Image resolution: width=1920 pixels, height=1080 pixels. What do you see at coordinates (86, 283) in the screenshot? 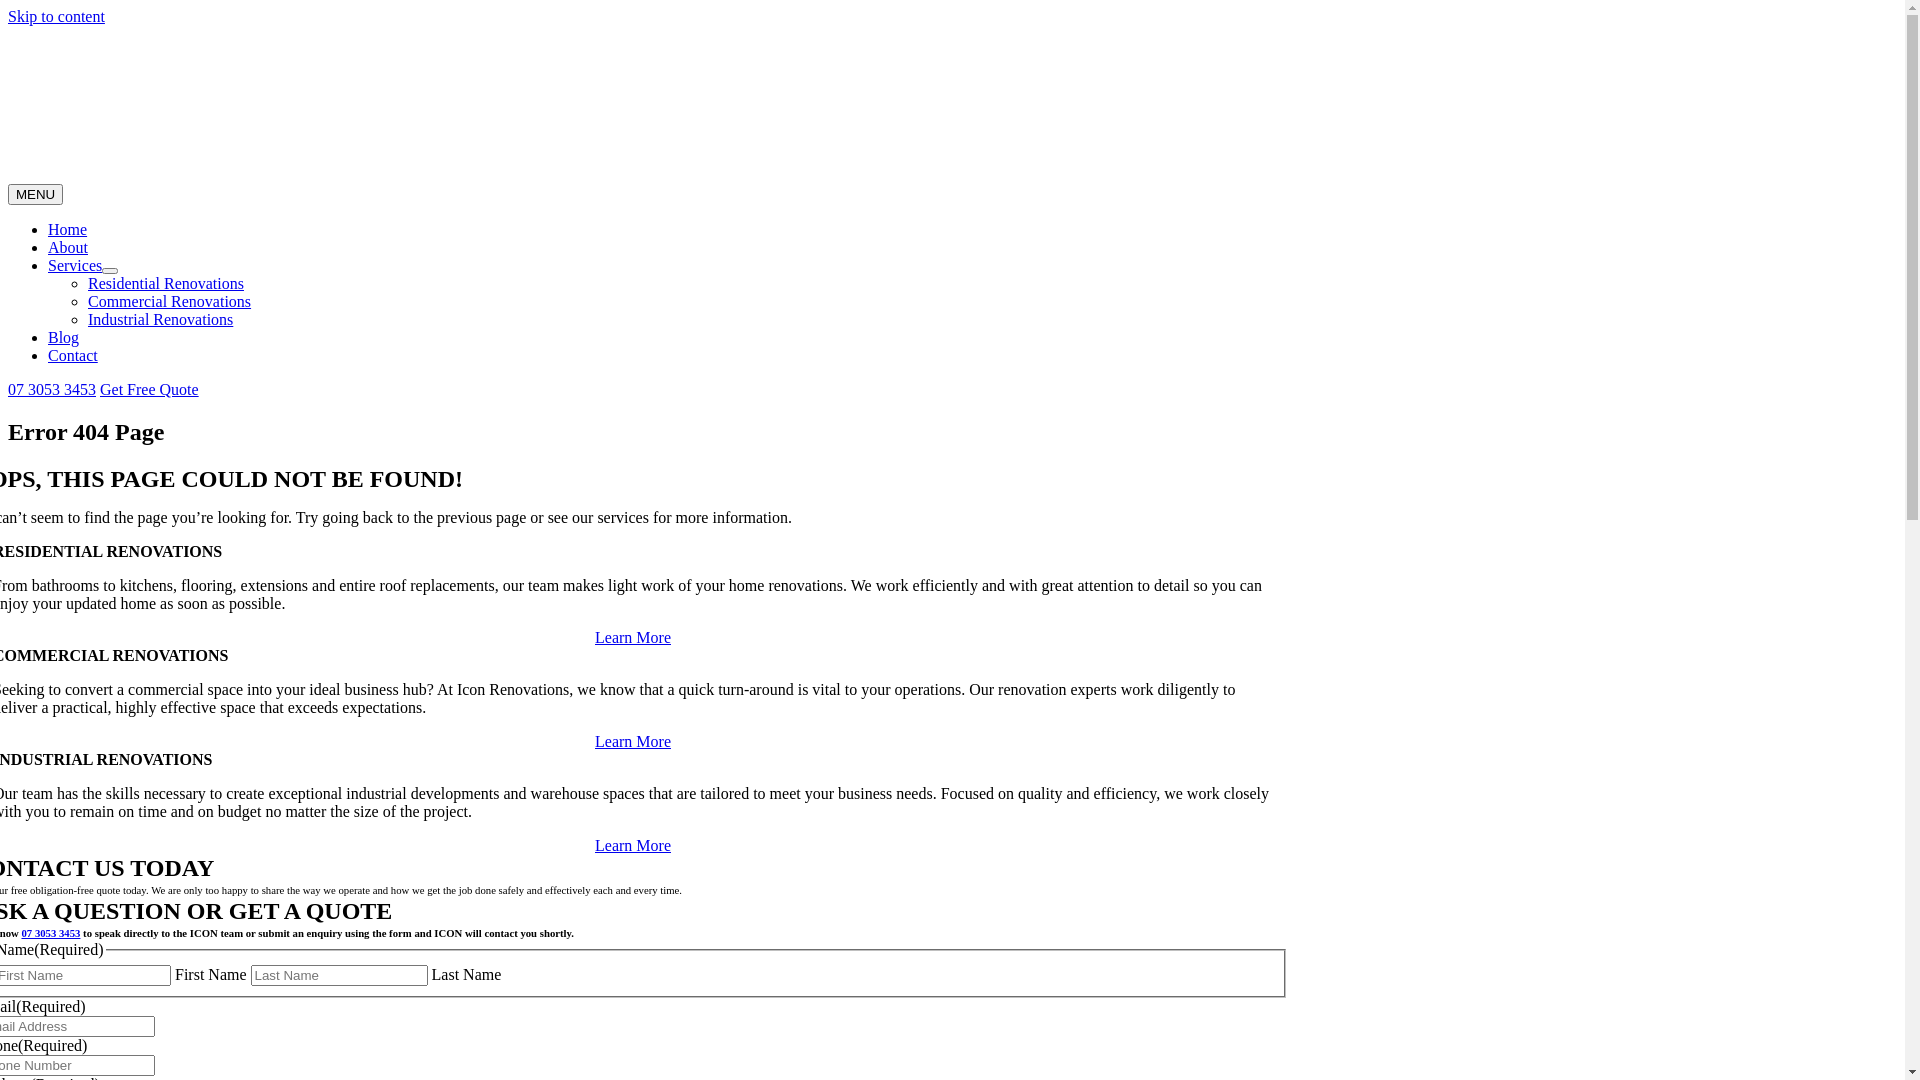
I see `'Residential Renovations'` at bounding box center [86, 283].